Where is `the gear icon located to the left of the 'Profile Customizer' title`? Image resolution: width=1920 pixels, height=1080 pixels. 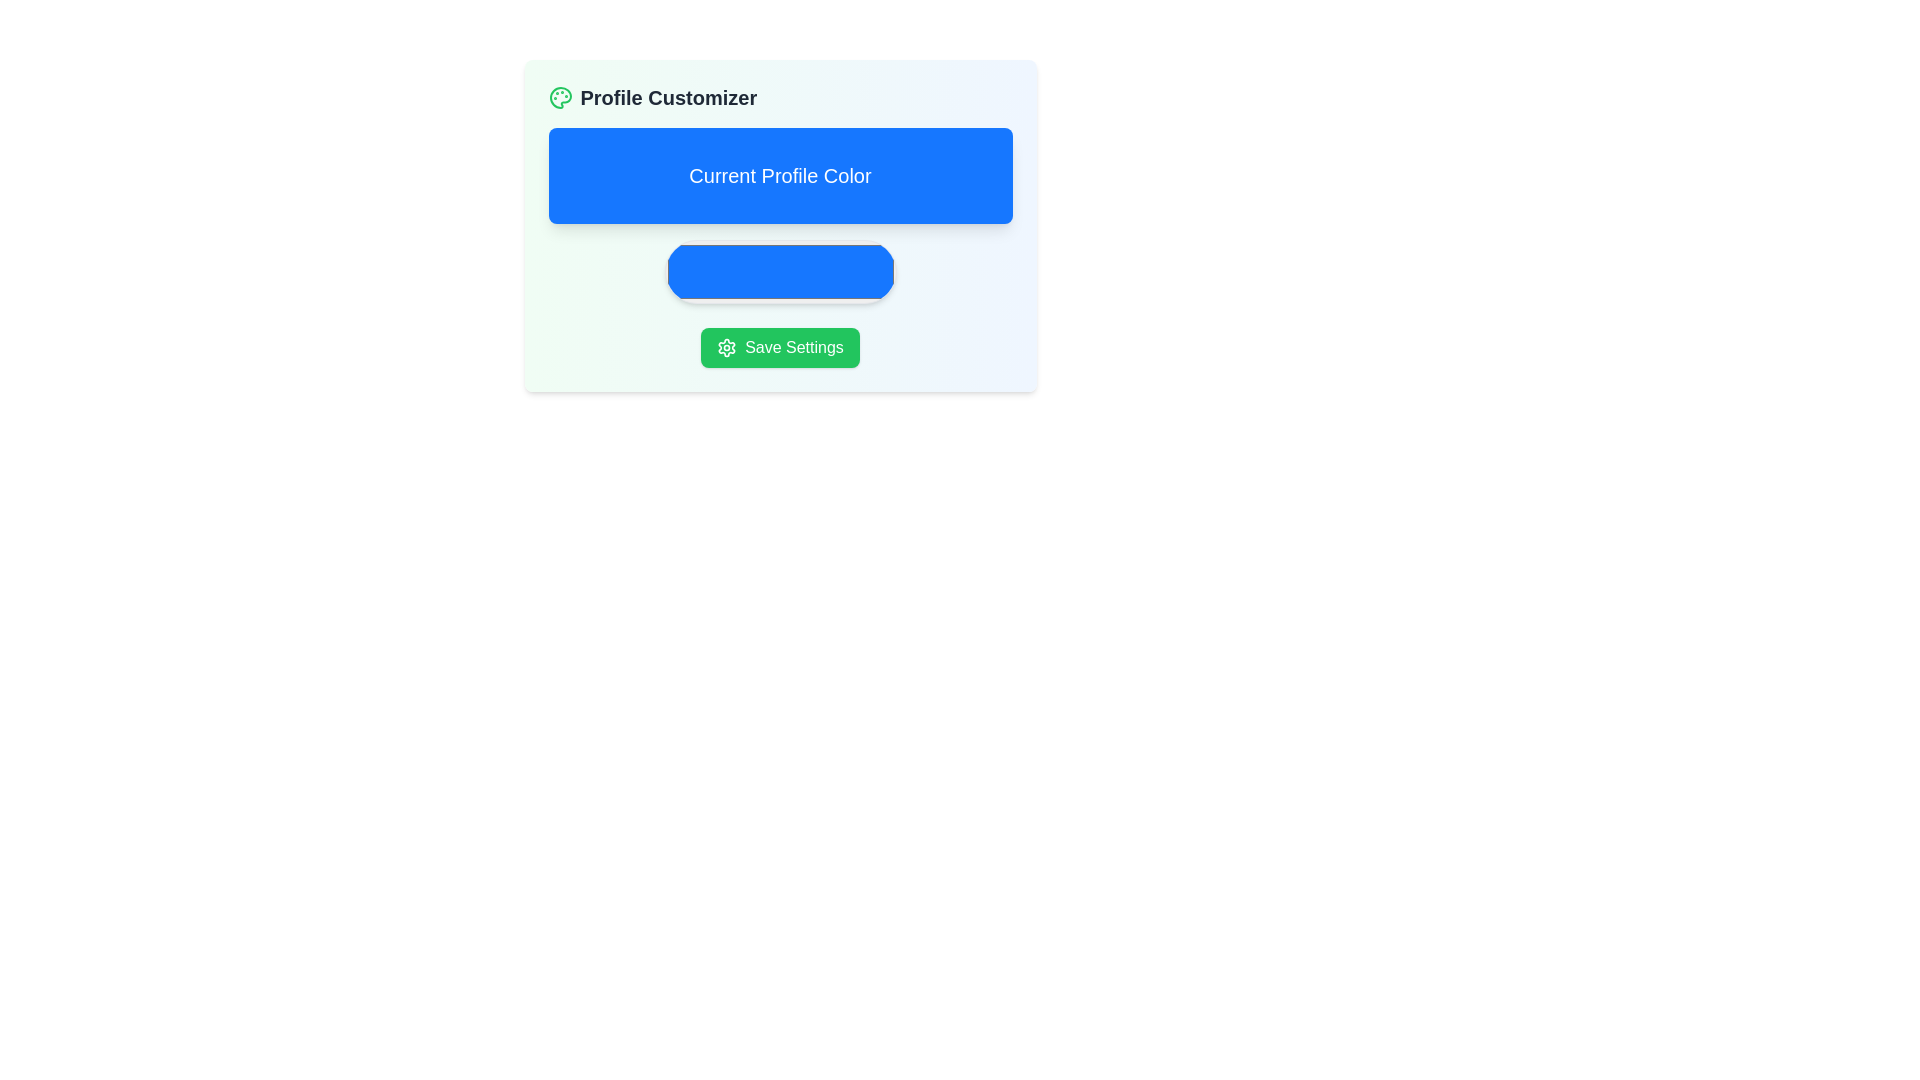 the gear icon located to the left of the 'Profile Customizer' title is located at coordinates (726, 346).